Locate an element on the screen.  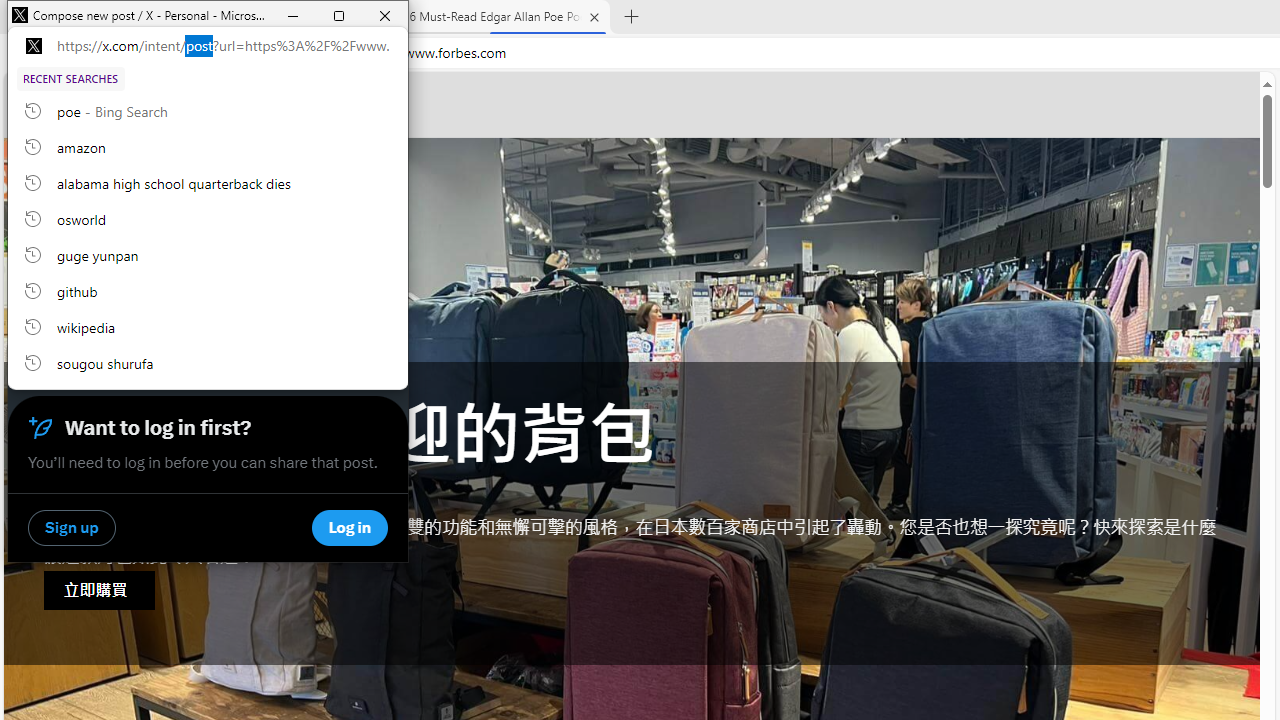
'guge yunpan, recent searches from history' is located at coordinates (208, 253).